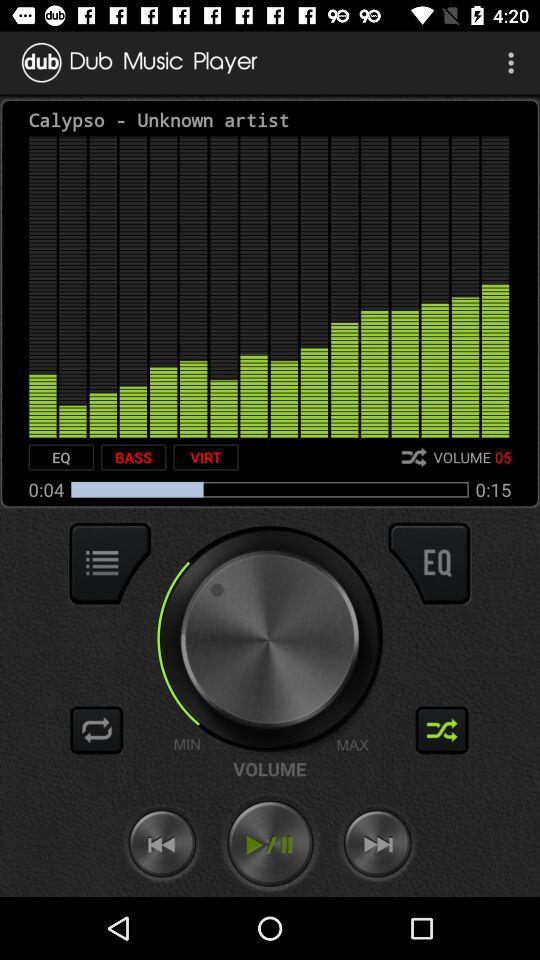 This screenshot has height=960, width=540. Describe the element at coordinates (61, 457) in the screenshot. I see `item next to the  bass  item` at that location.